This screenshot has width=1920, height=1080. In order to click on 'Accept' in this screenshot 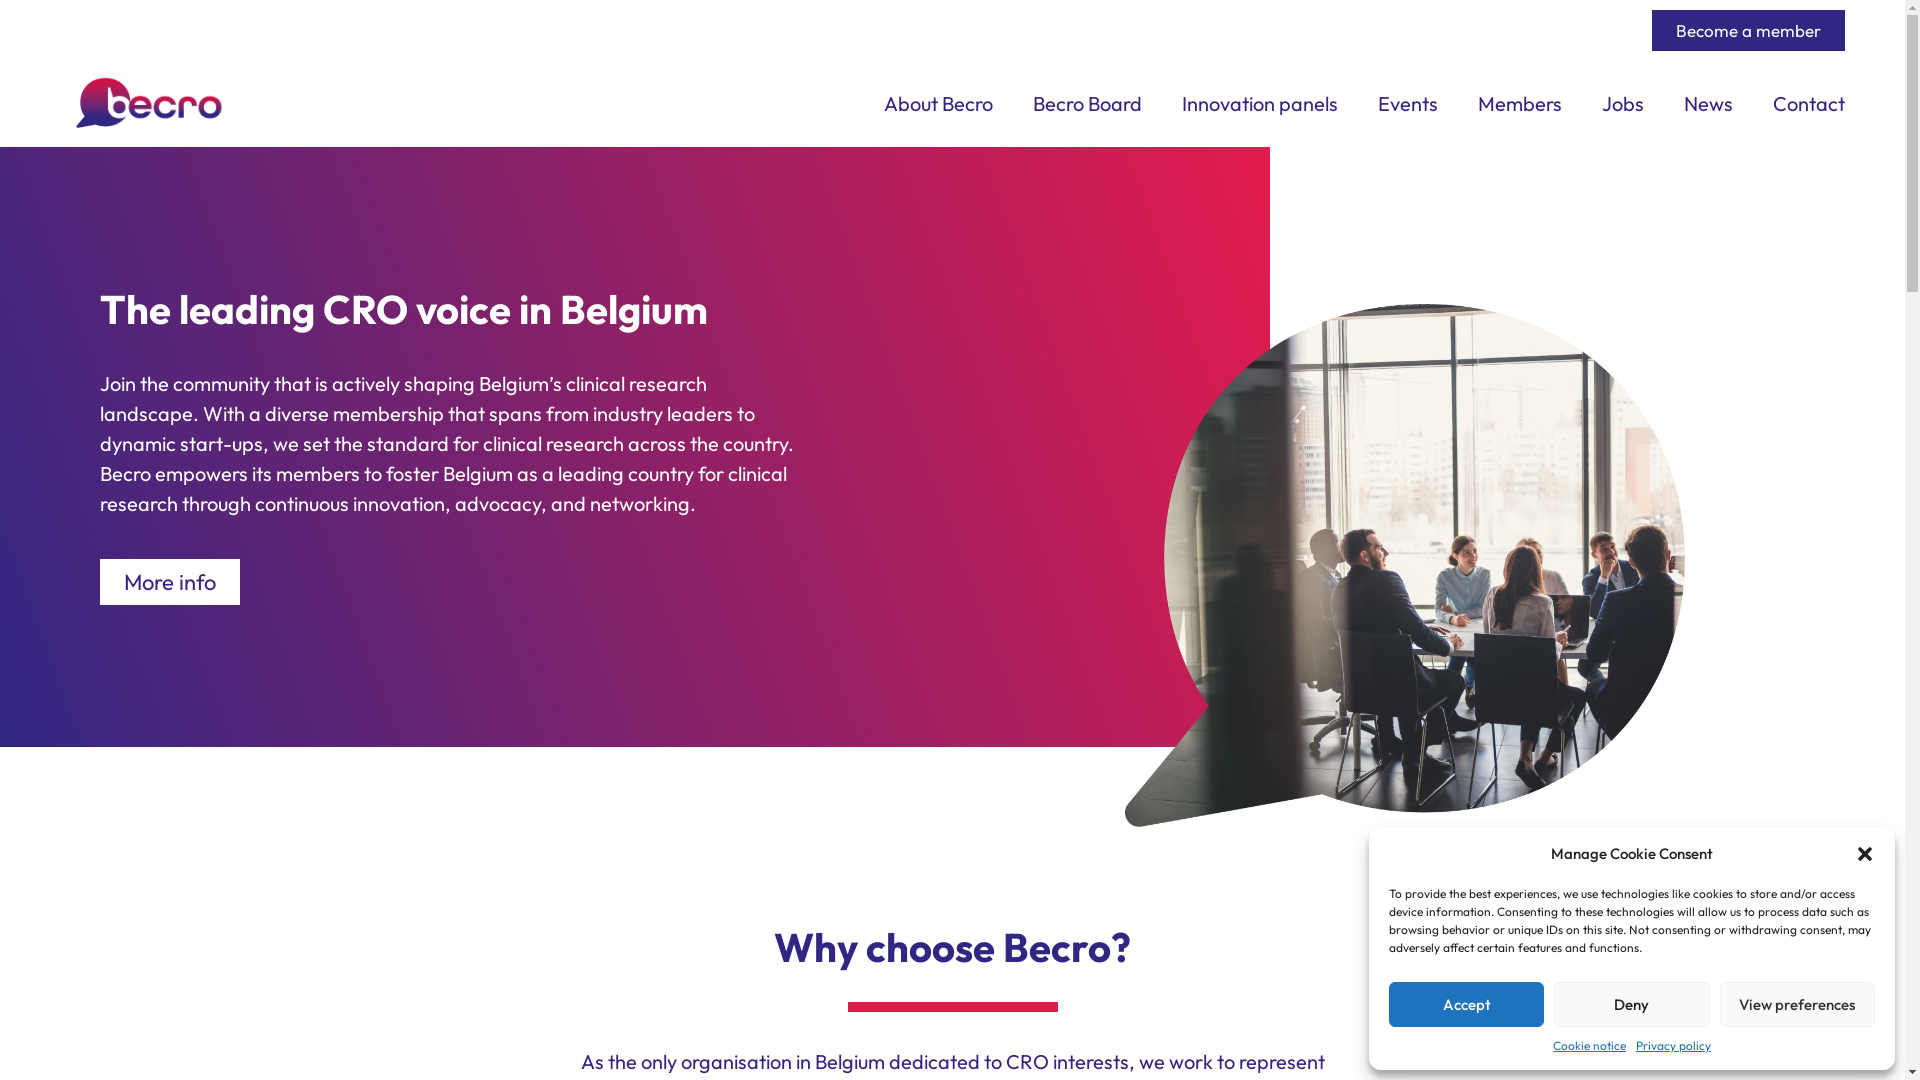, I will do `click(1387, 1004)`.